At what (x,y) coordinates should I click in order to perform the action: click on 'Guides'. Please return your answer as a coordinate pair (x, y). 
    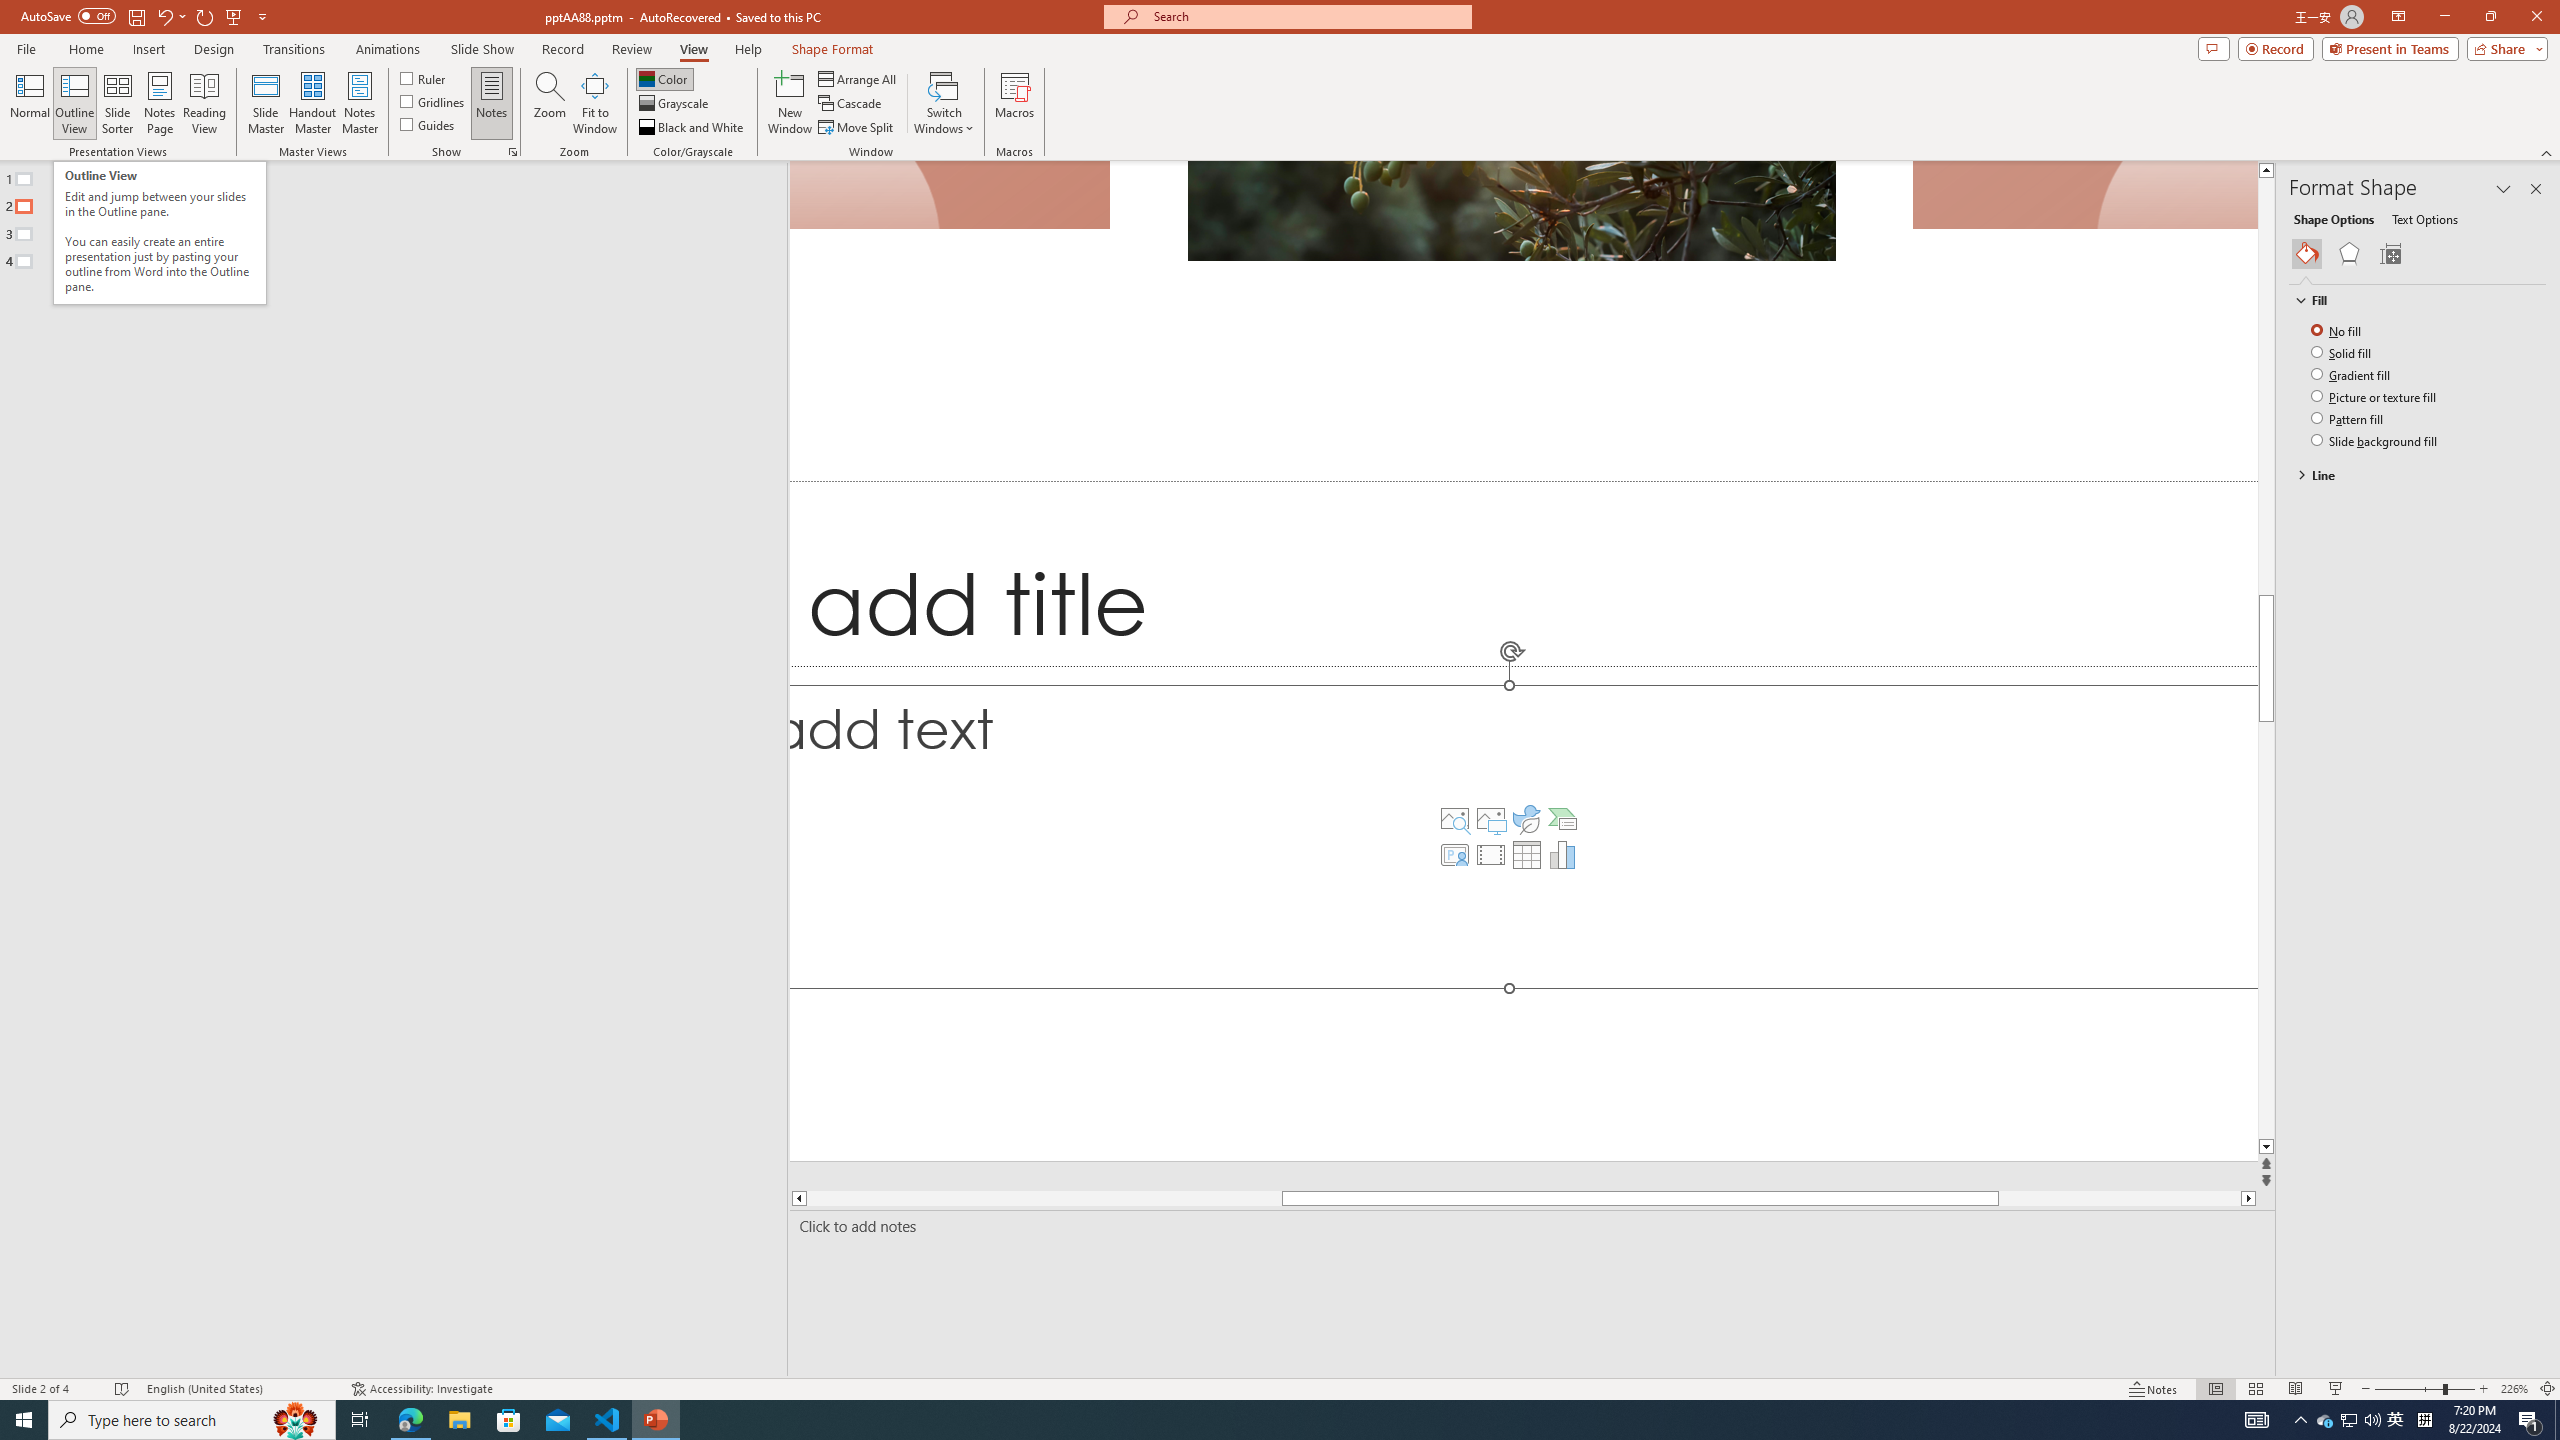
    Looking at the image, I should click on (428, 122).